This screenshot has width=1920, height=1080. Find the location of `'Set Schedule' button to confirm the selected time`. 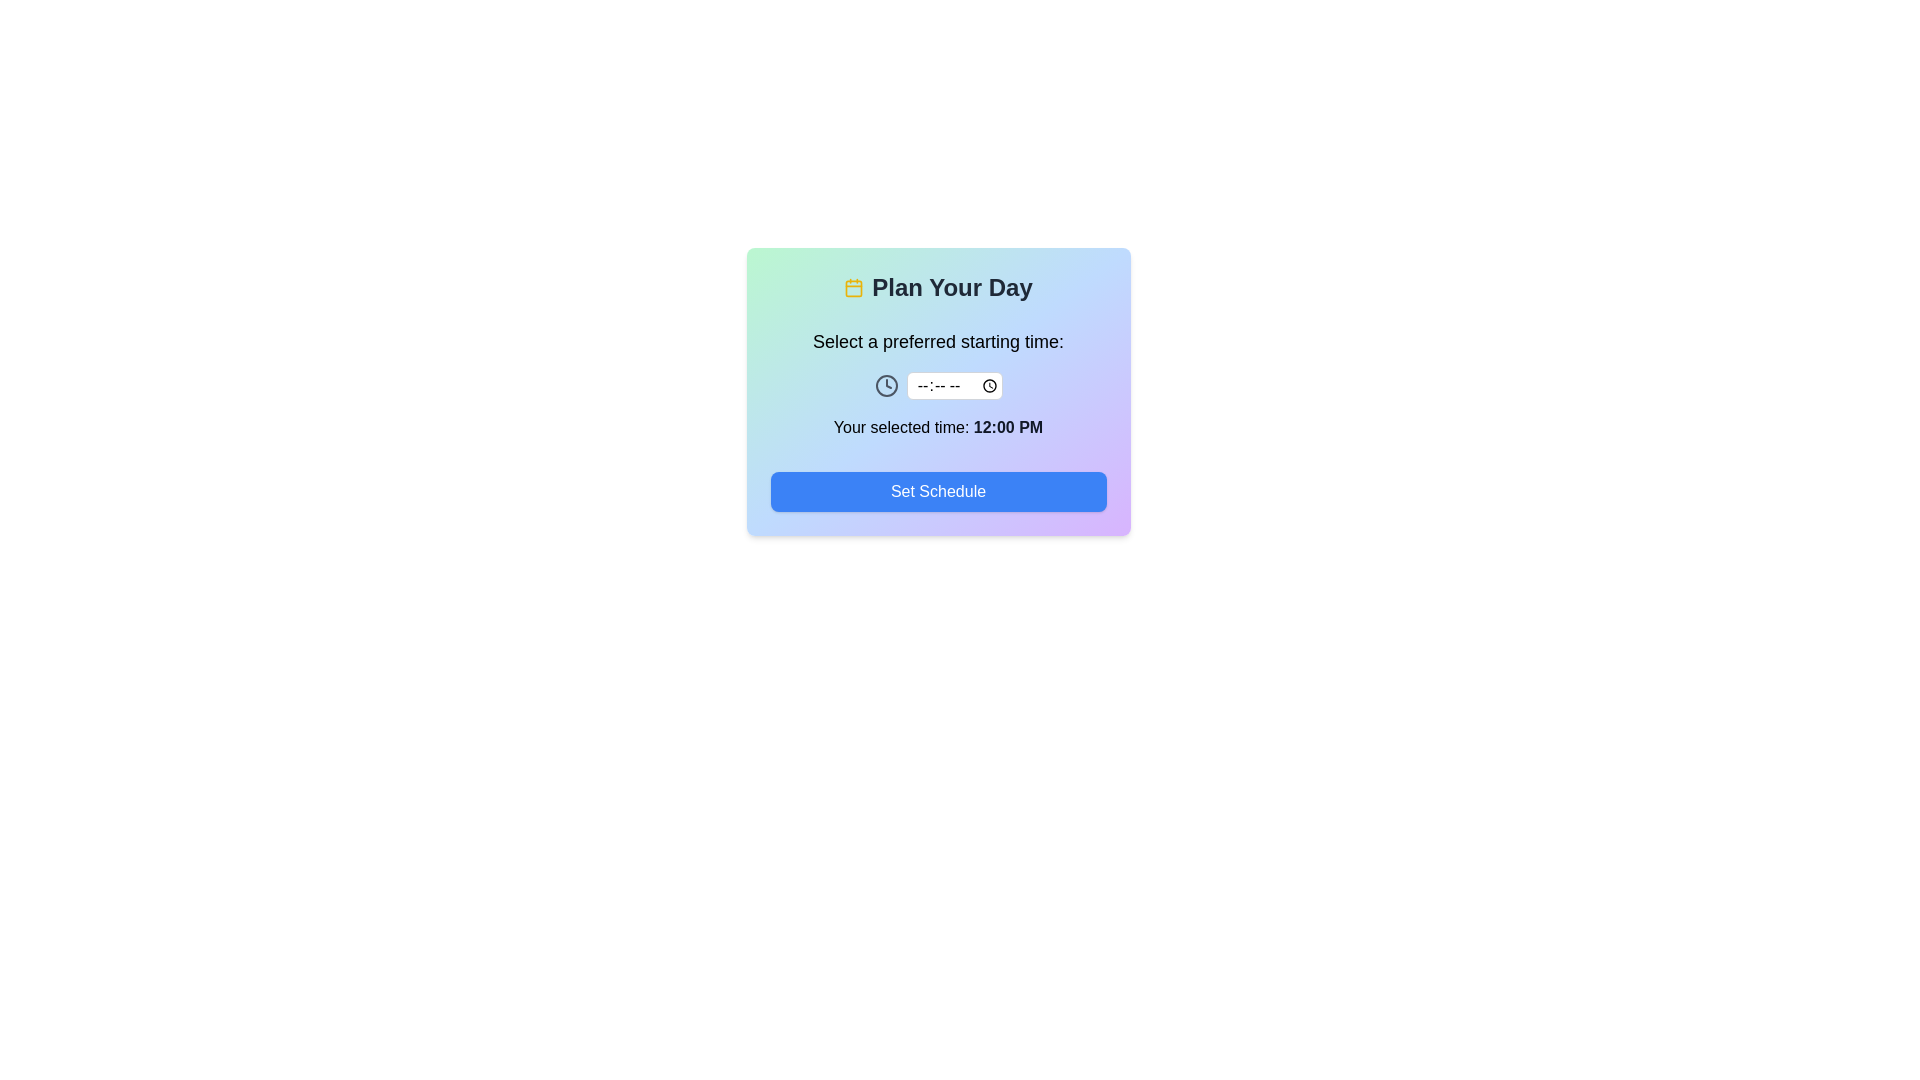

'Set Schedule' button to confirm the selected time is located at coordinates (937, 492).